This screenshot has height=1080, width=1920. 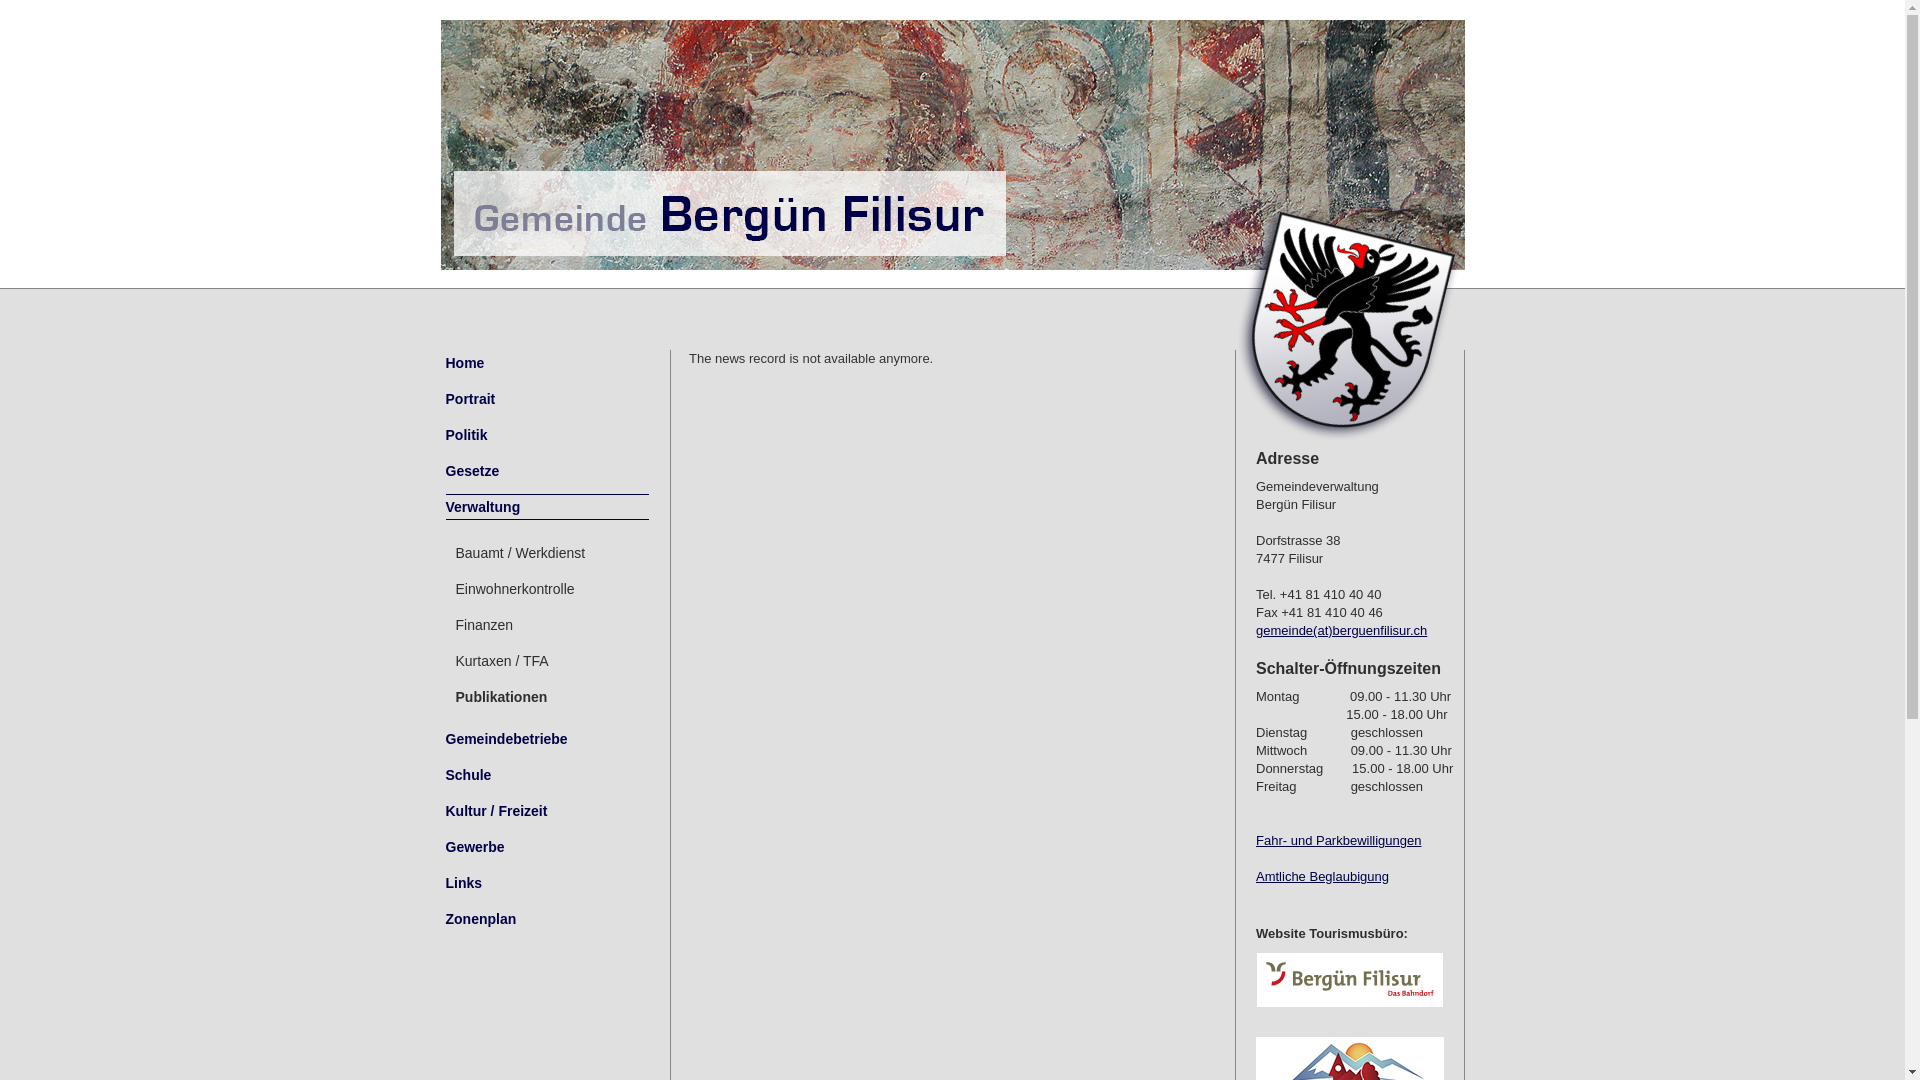 What do you see at coordinates (547, 882) in the screenshot?
I see `'Links'` at bounding box center [547, 882].